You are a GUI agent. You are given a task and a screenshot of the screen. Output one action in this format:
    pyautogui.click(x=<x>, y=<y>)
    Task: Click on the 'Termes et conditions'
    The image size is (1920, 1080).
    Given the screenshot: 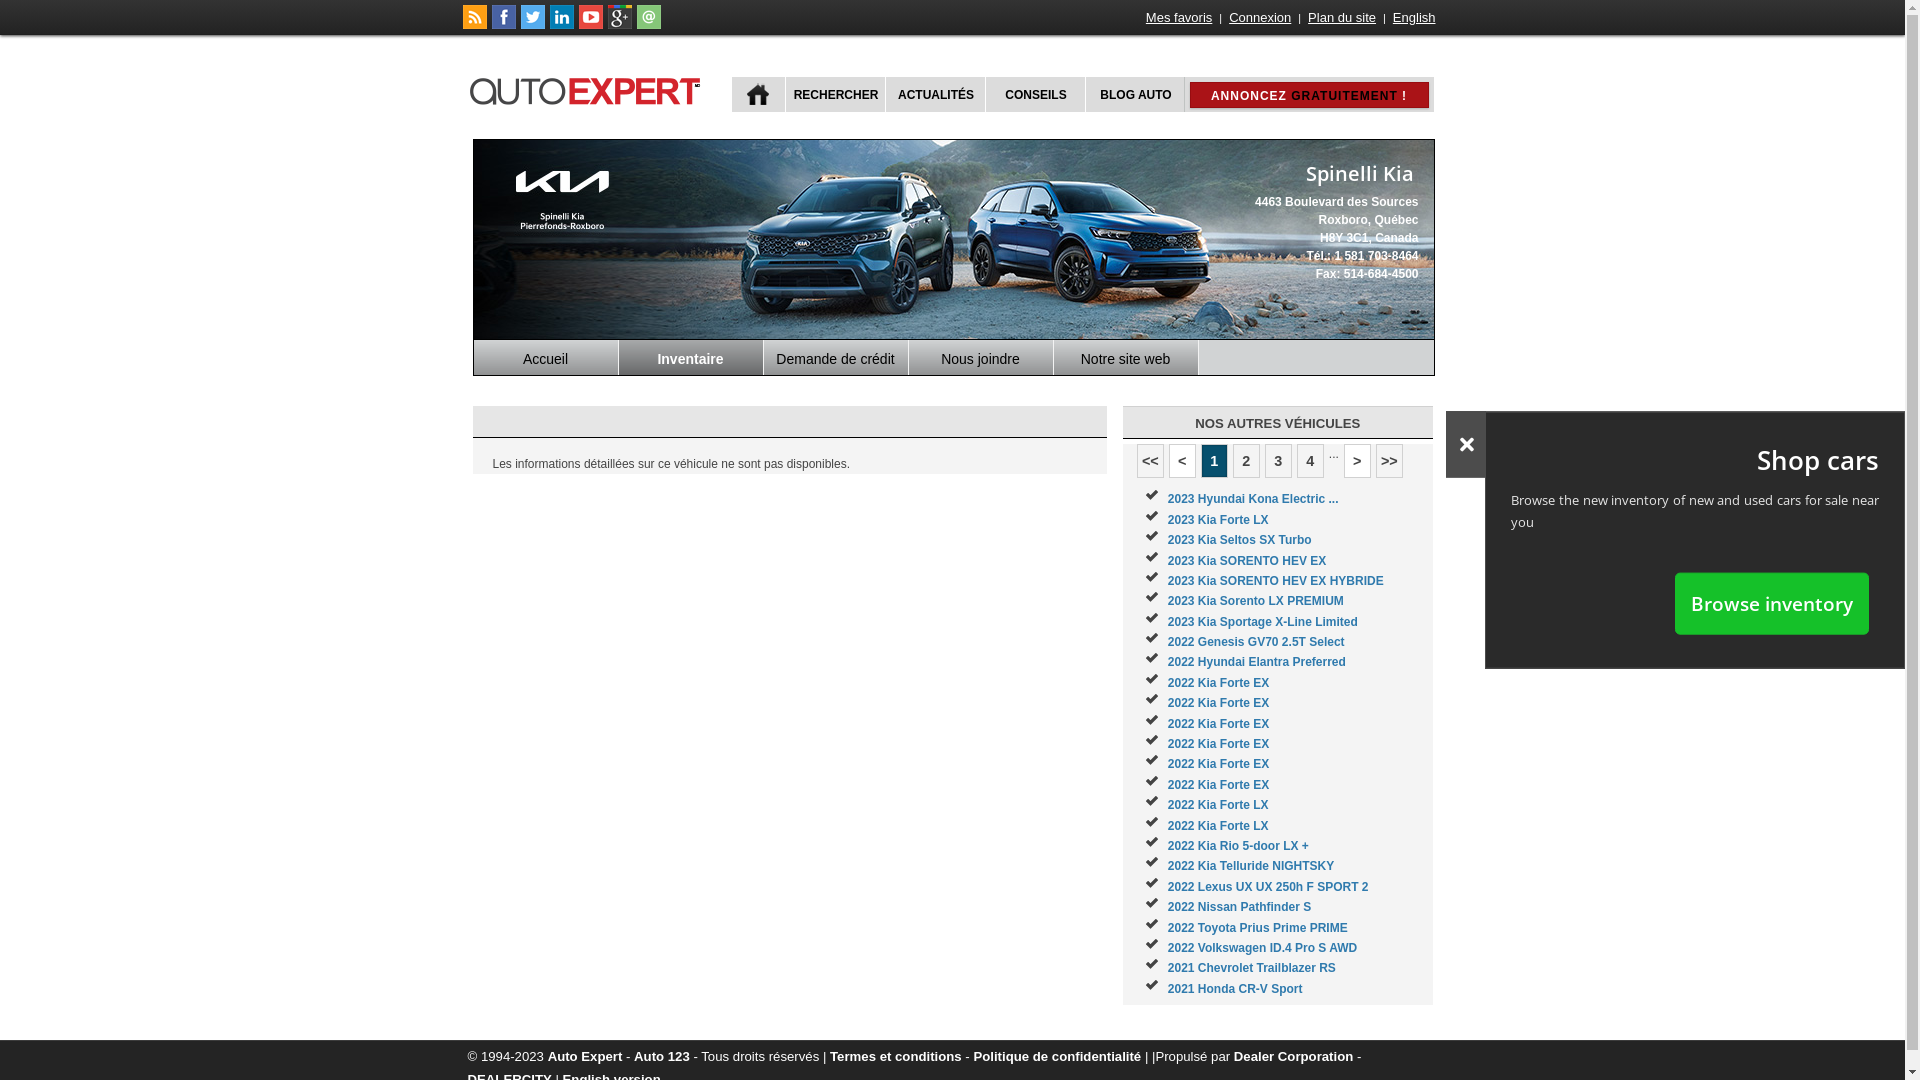 What is the action you would take?
    pyautogui.click(x=895, y=1055)
    